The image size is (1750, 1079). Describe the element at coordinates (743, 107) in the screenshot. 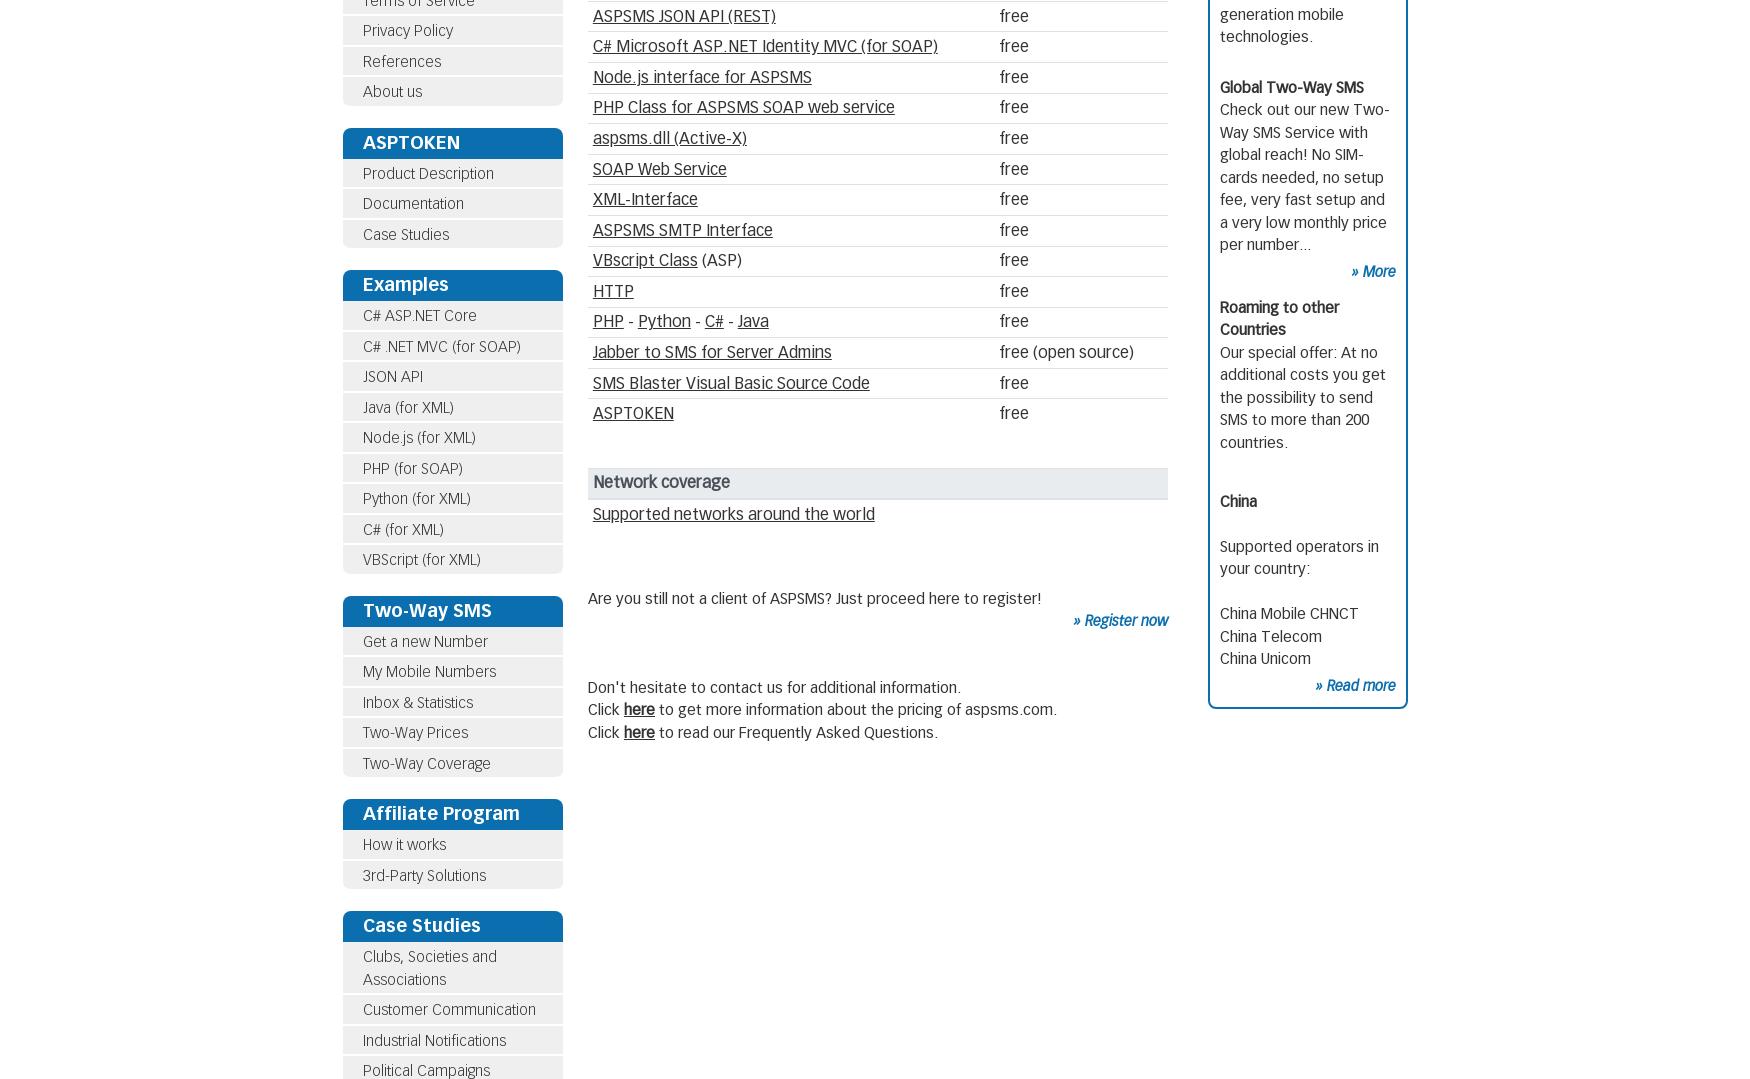

I see `'PHP Class for ASPSMS SOAP web service'` at that location.